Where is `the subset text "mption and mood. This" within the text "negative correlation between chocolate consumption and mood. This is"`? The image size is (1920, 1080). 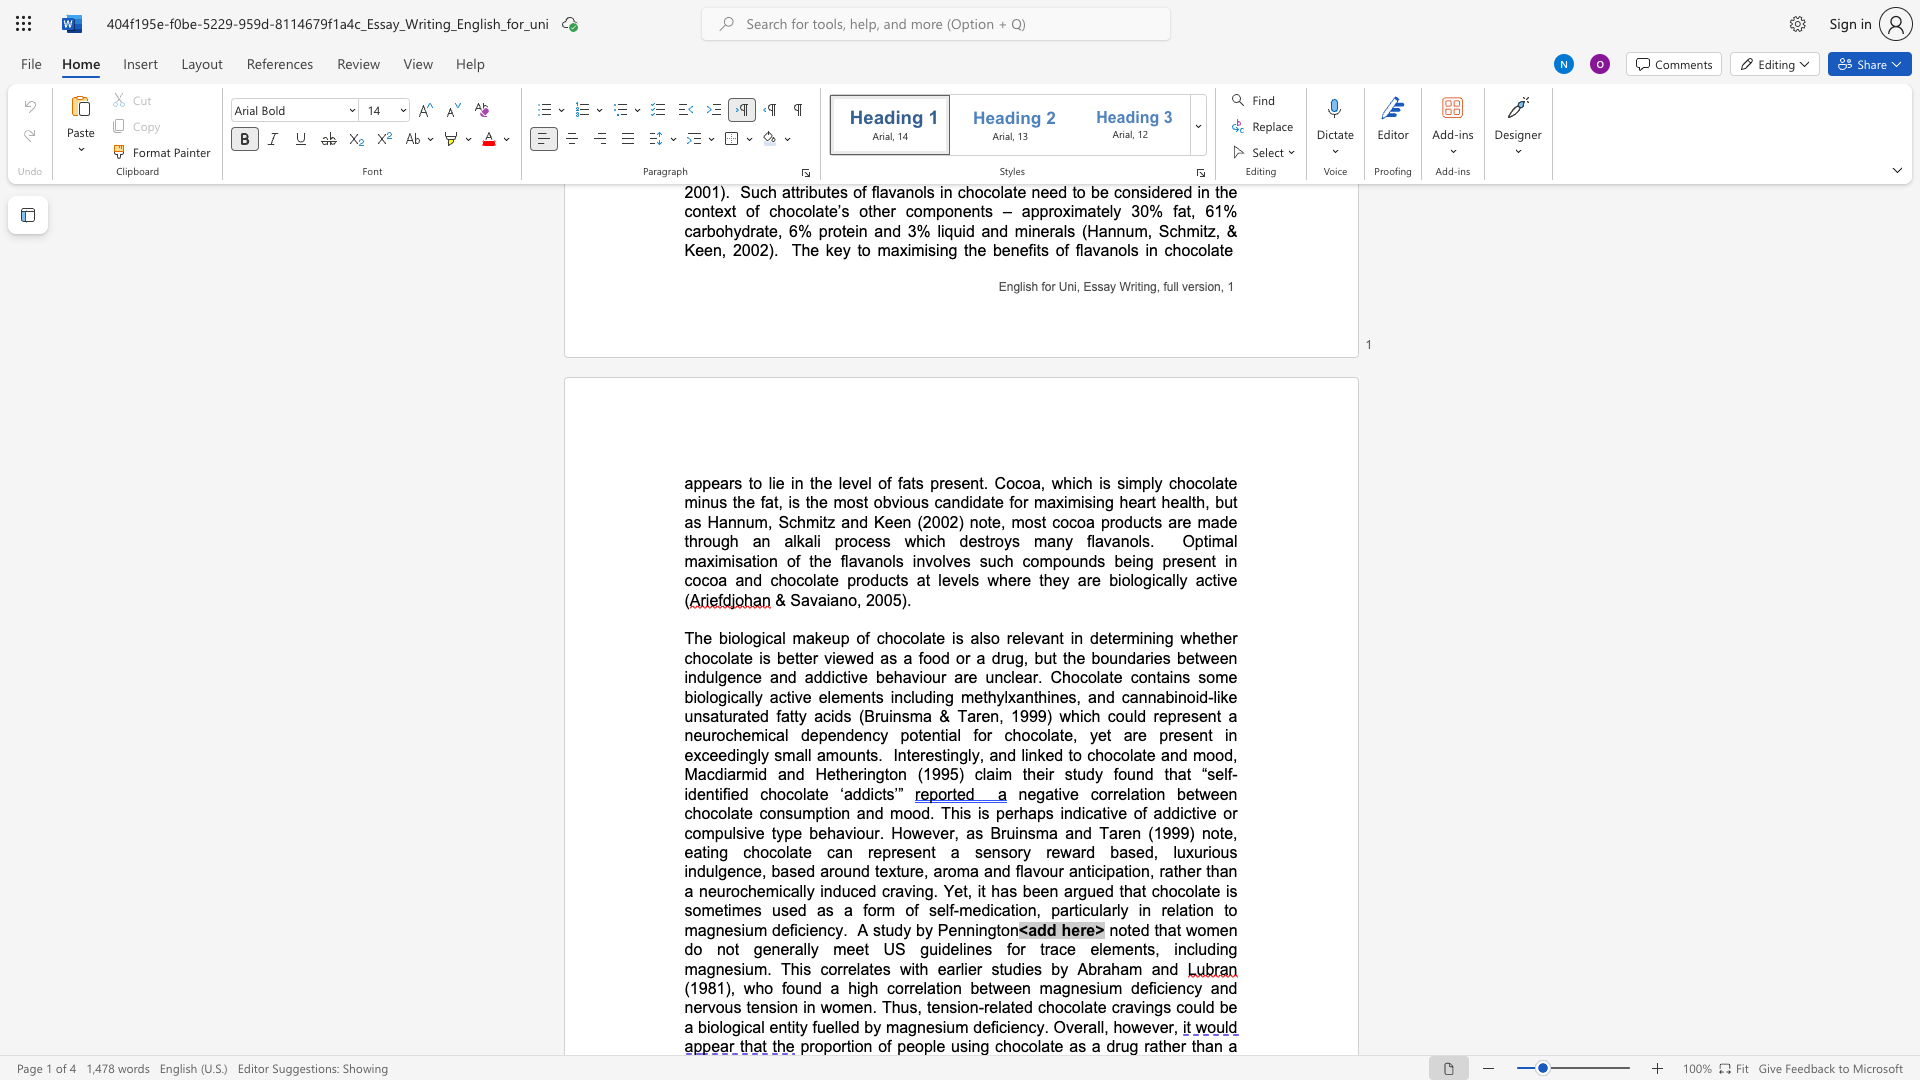 the subset text "mption and mood. This" within the text "negative correlation between chocolate consumption and mood. This is" is located at coordinates (802, 813).